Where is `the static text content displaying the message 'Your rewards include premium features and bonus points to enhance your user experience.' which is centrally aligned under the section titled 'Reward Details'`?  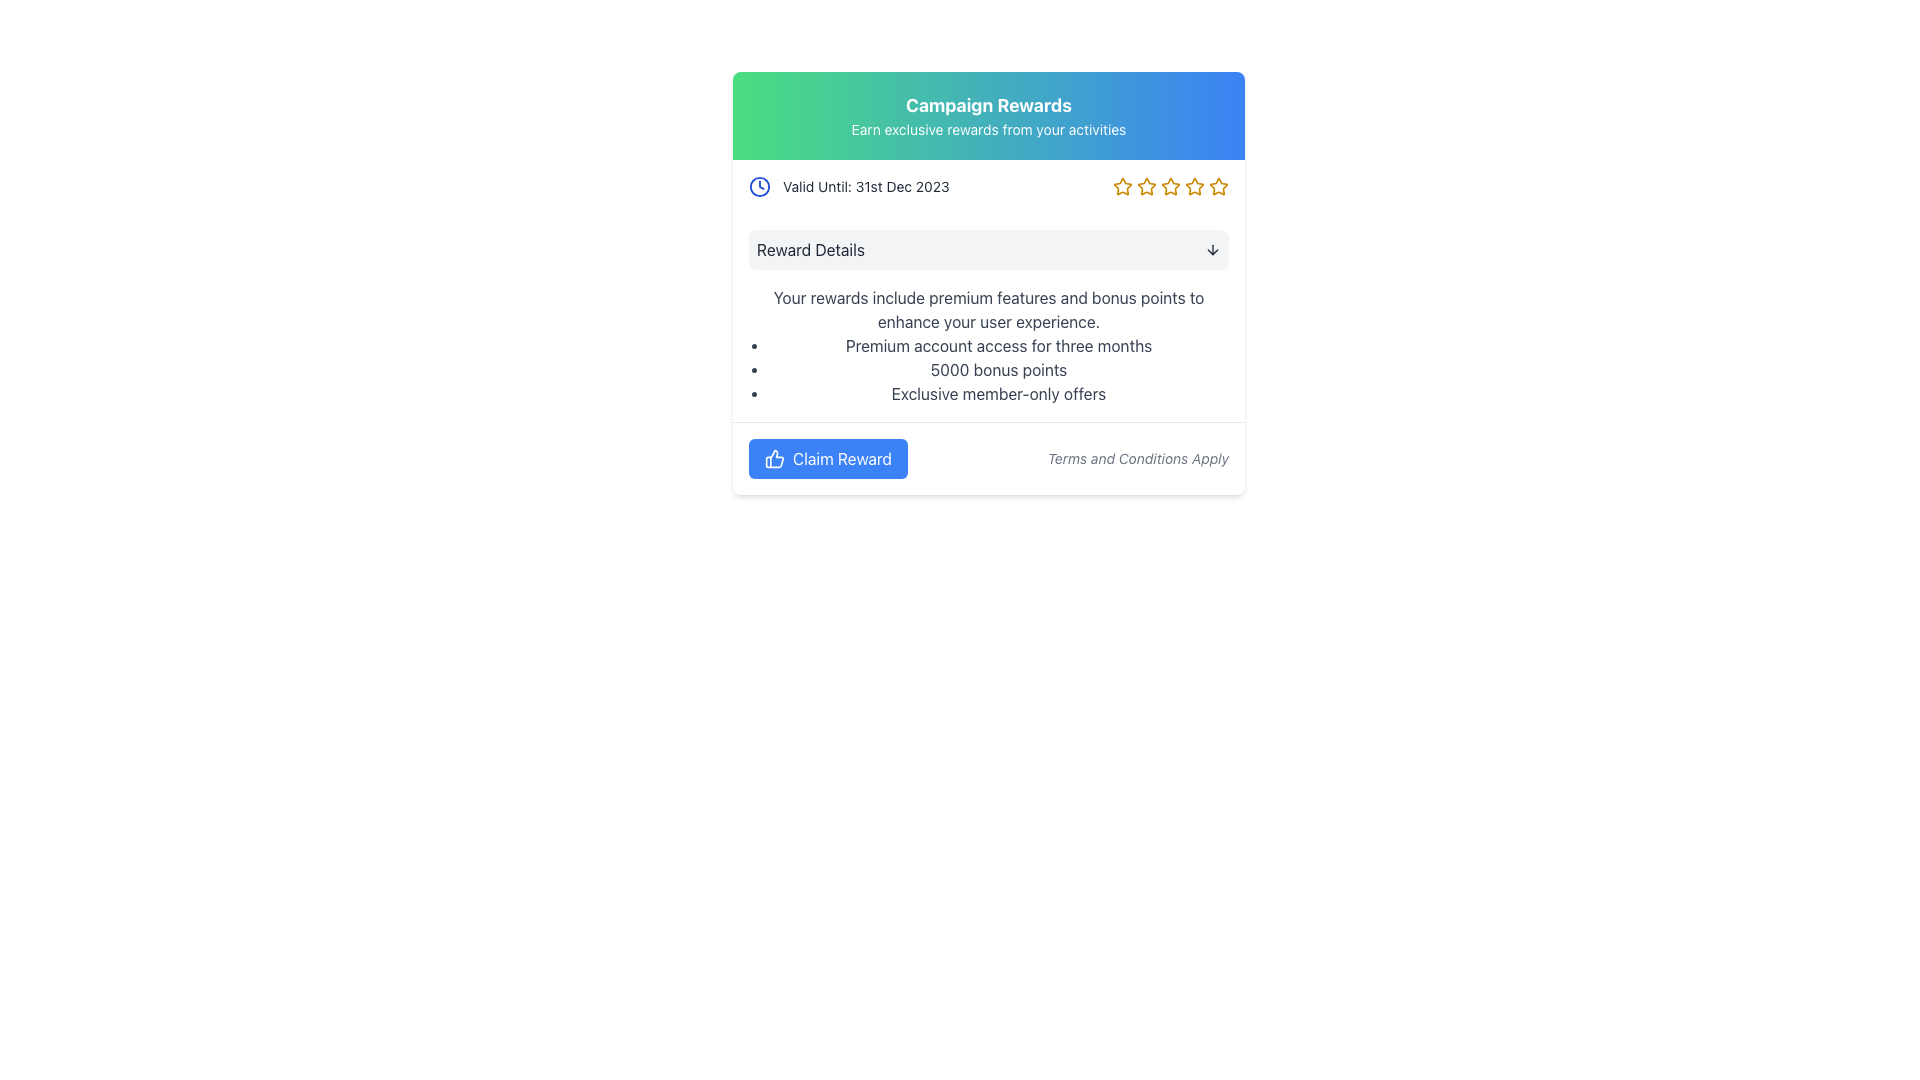 the static text content displaying the message 'Your rewards include premium features and bonus points to enhance your user experience.' which is centrally aligned under the section titled 'Reward Details' is located at coordinates (988, 309).